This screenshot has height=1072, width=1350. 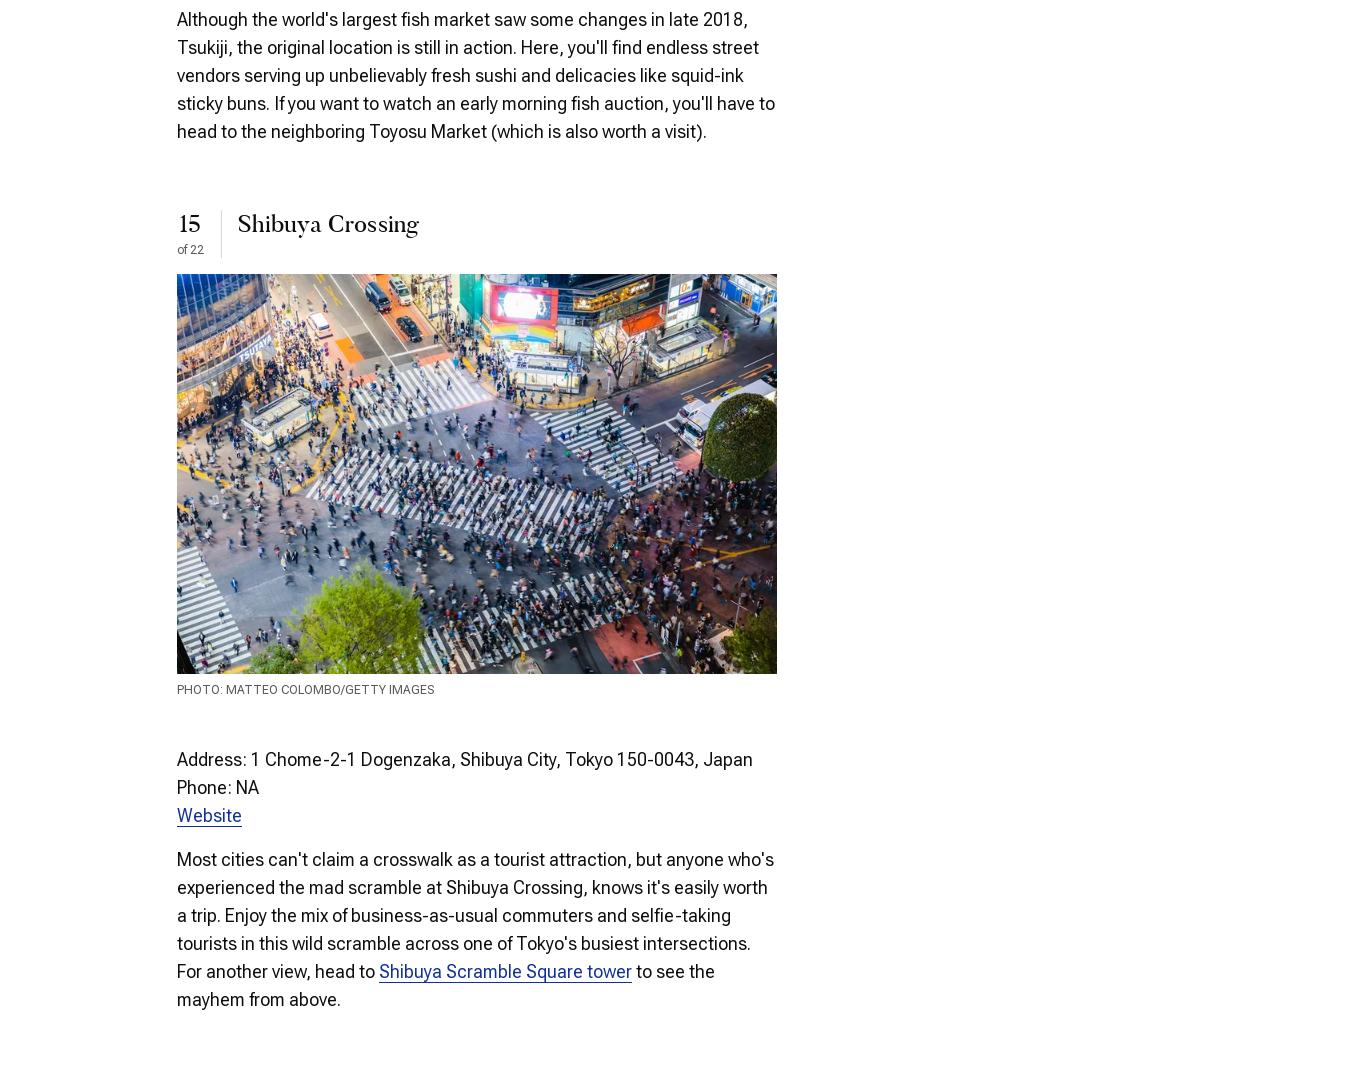 What do you see at coordinates (463, 758) in the screenshot?
I see `'Address: 1 Chome-2-1 Dogenzaka, Shibuya City, Tokyo 150-0043, Japan'` at bounding box center [463, 758].